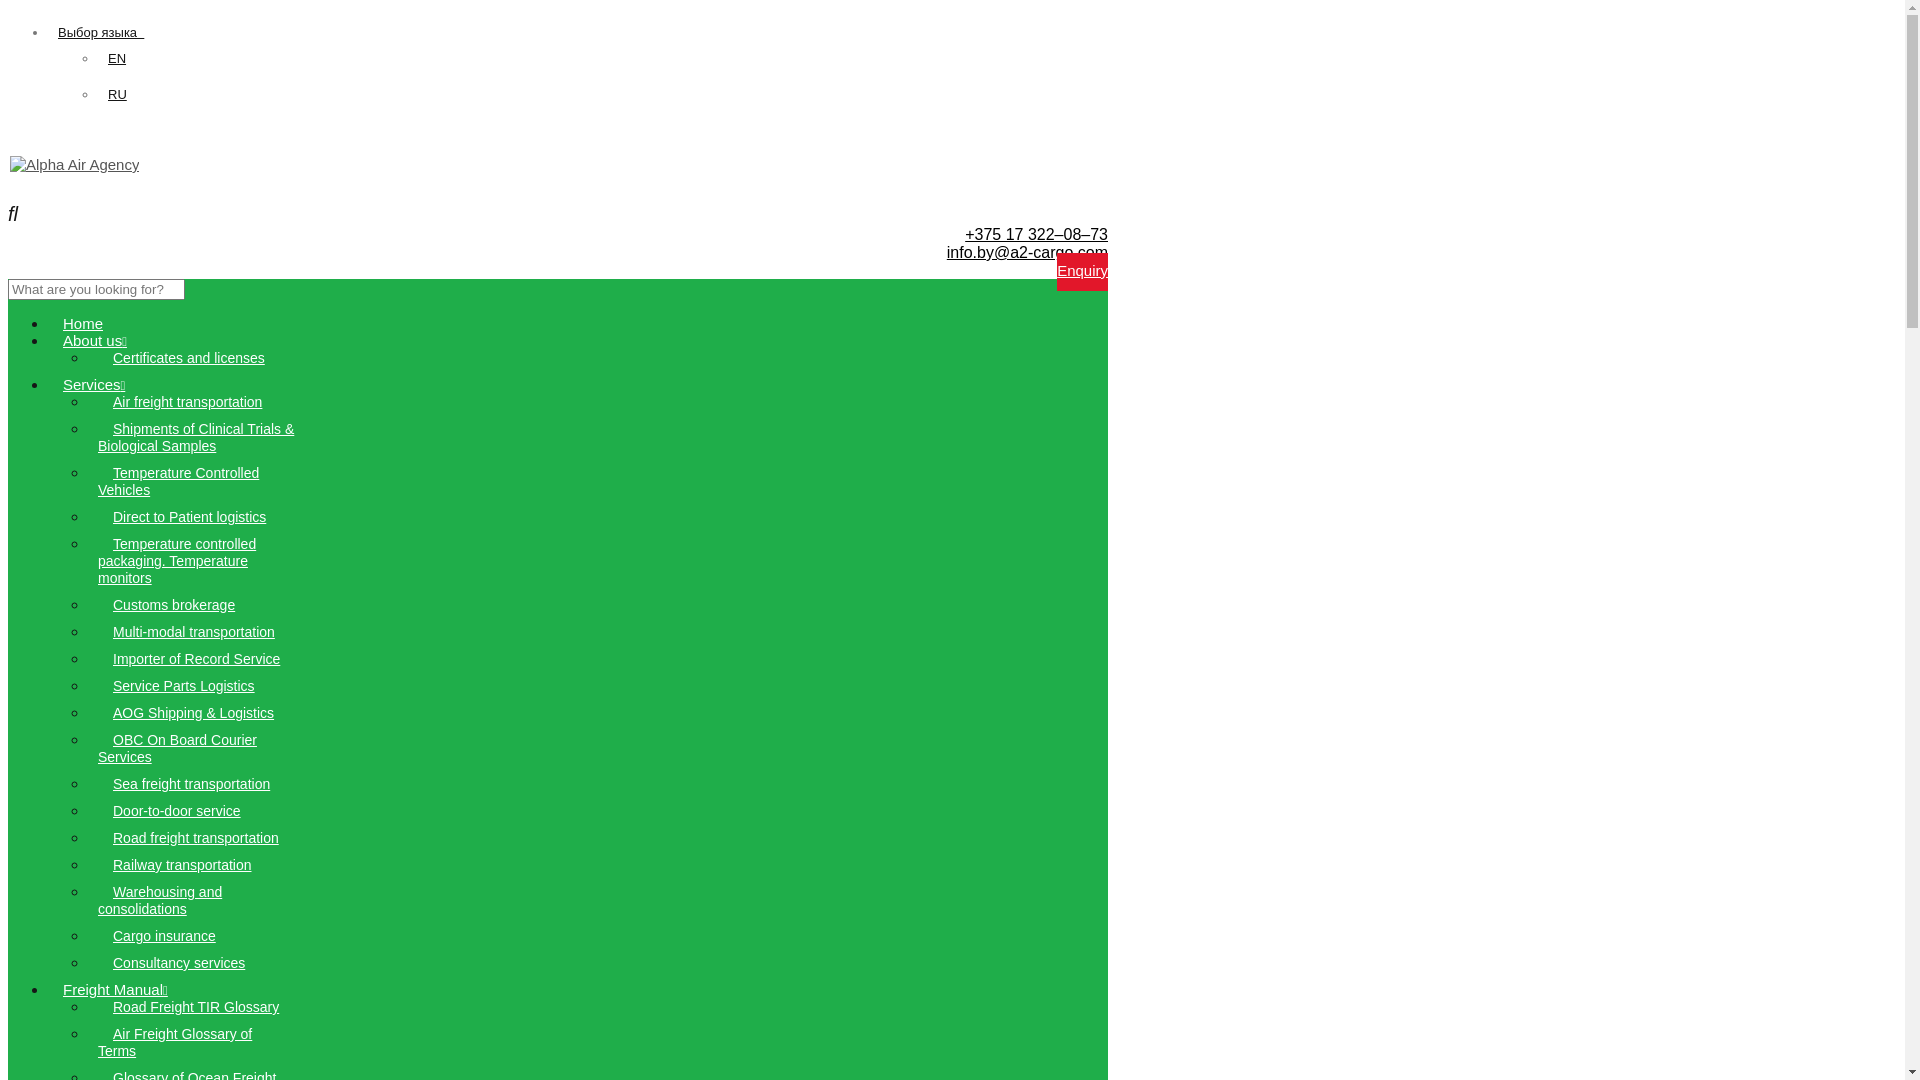  Describe the element at coordinates (177, 810) in the screenshot. I see `'Door-to-door service'` at that location.